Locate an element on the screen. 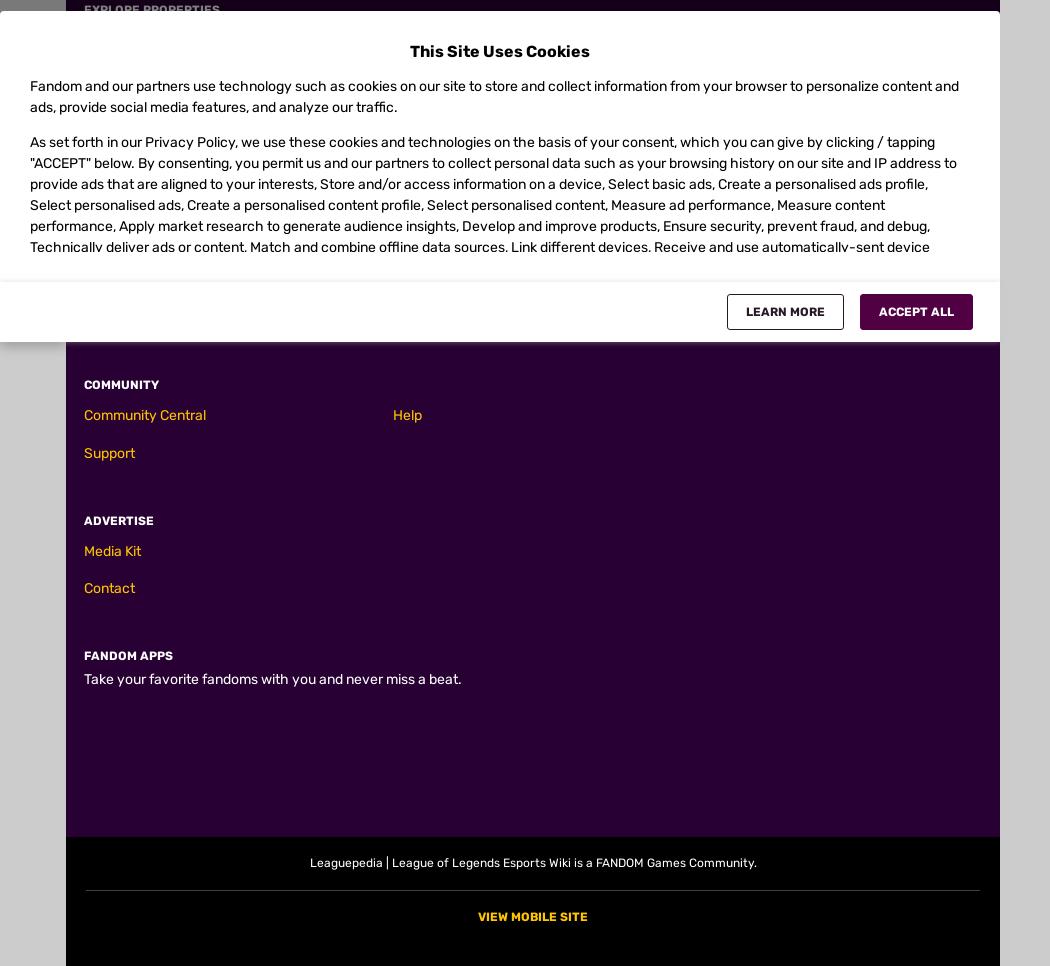 Image resolution: width=1050 pixels, height=966 pixels. 'If Crescent Slash kills a unit, its cooldown is 60% refunded' is located at coordinates (298, 693).